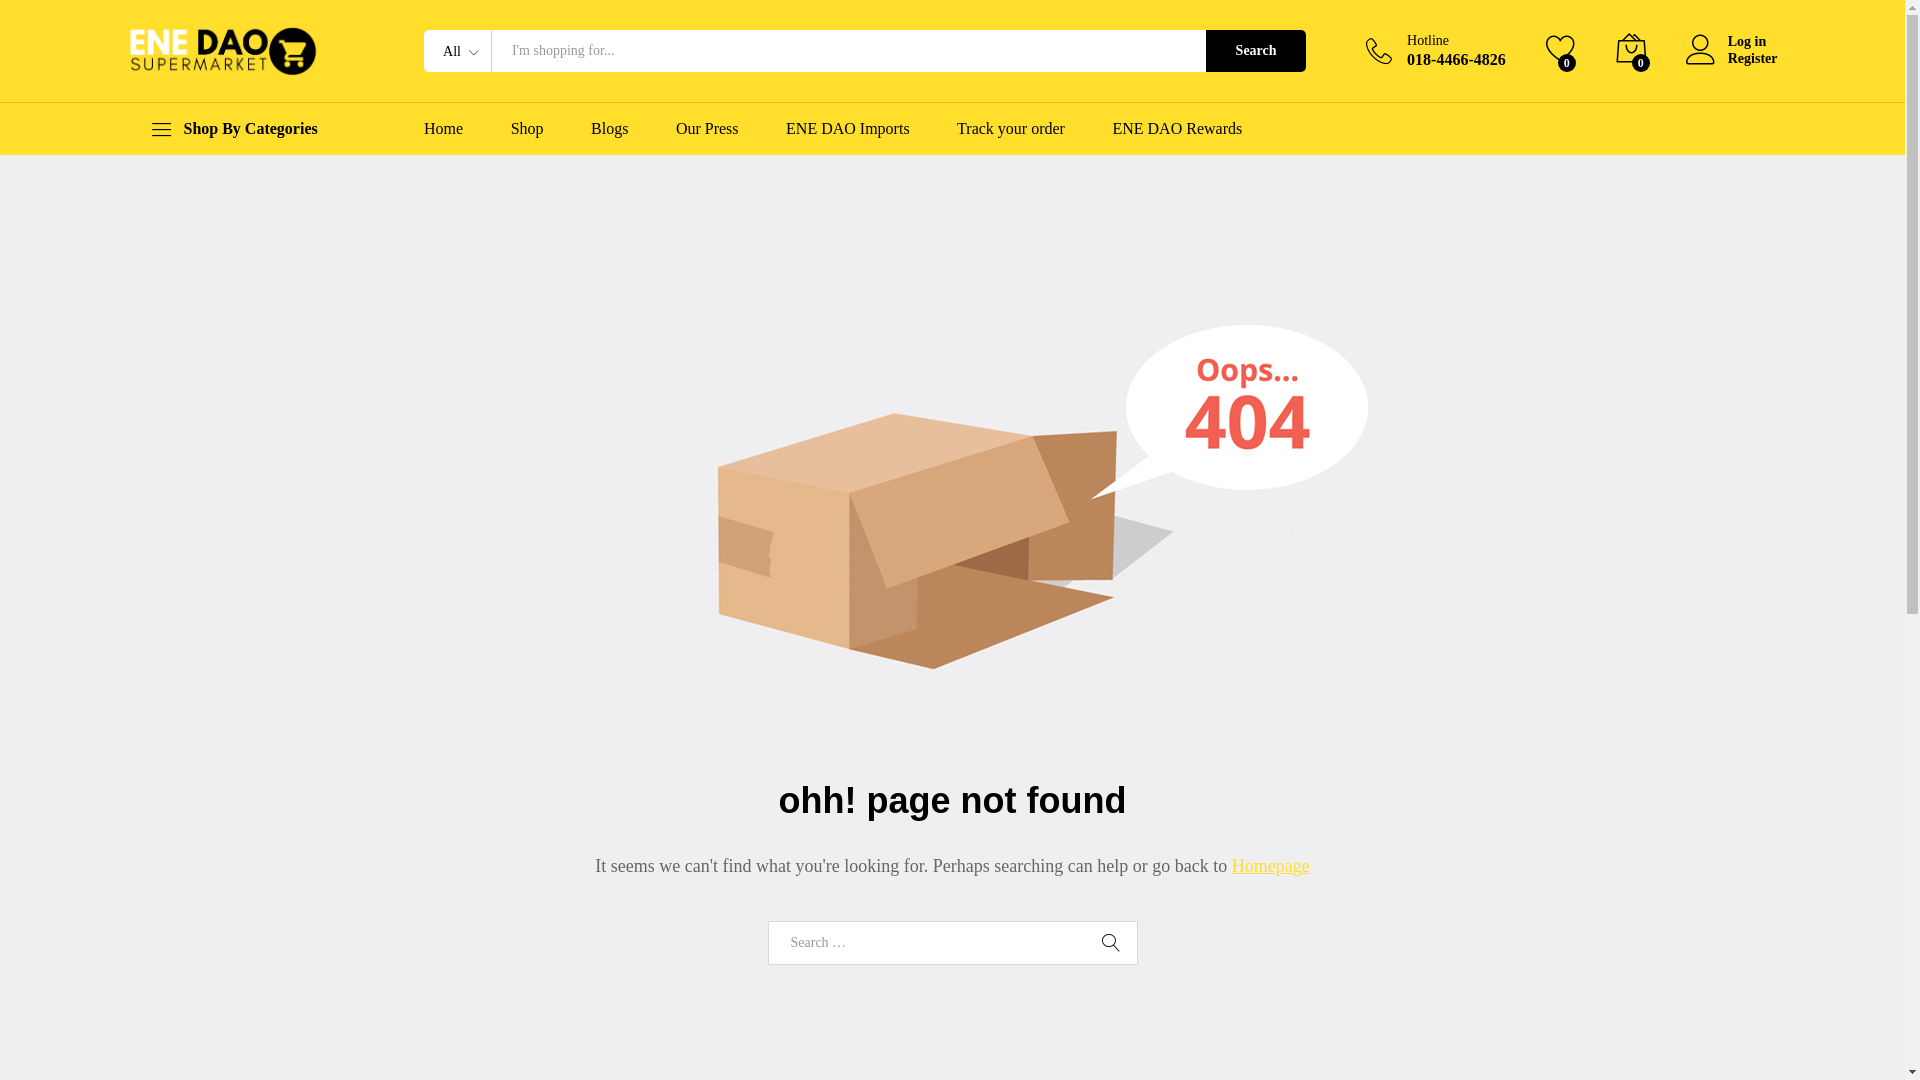 The height and width of the screenshot is (1080, 1920). What do you see at coordinates (442, 128) in the screenshot?
I see `'Home'` at bounding box center [442, 128].